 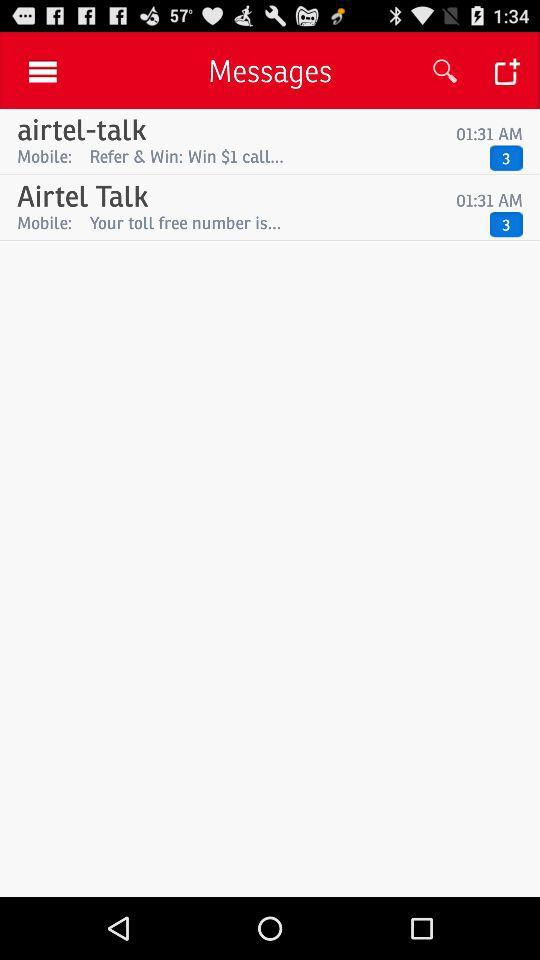 What do you see at coordinates (284, 155) in the screenshot?
I see `the app to the left of the 3 app` at bounding box center [284, 155].